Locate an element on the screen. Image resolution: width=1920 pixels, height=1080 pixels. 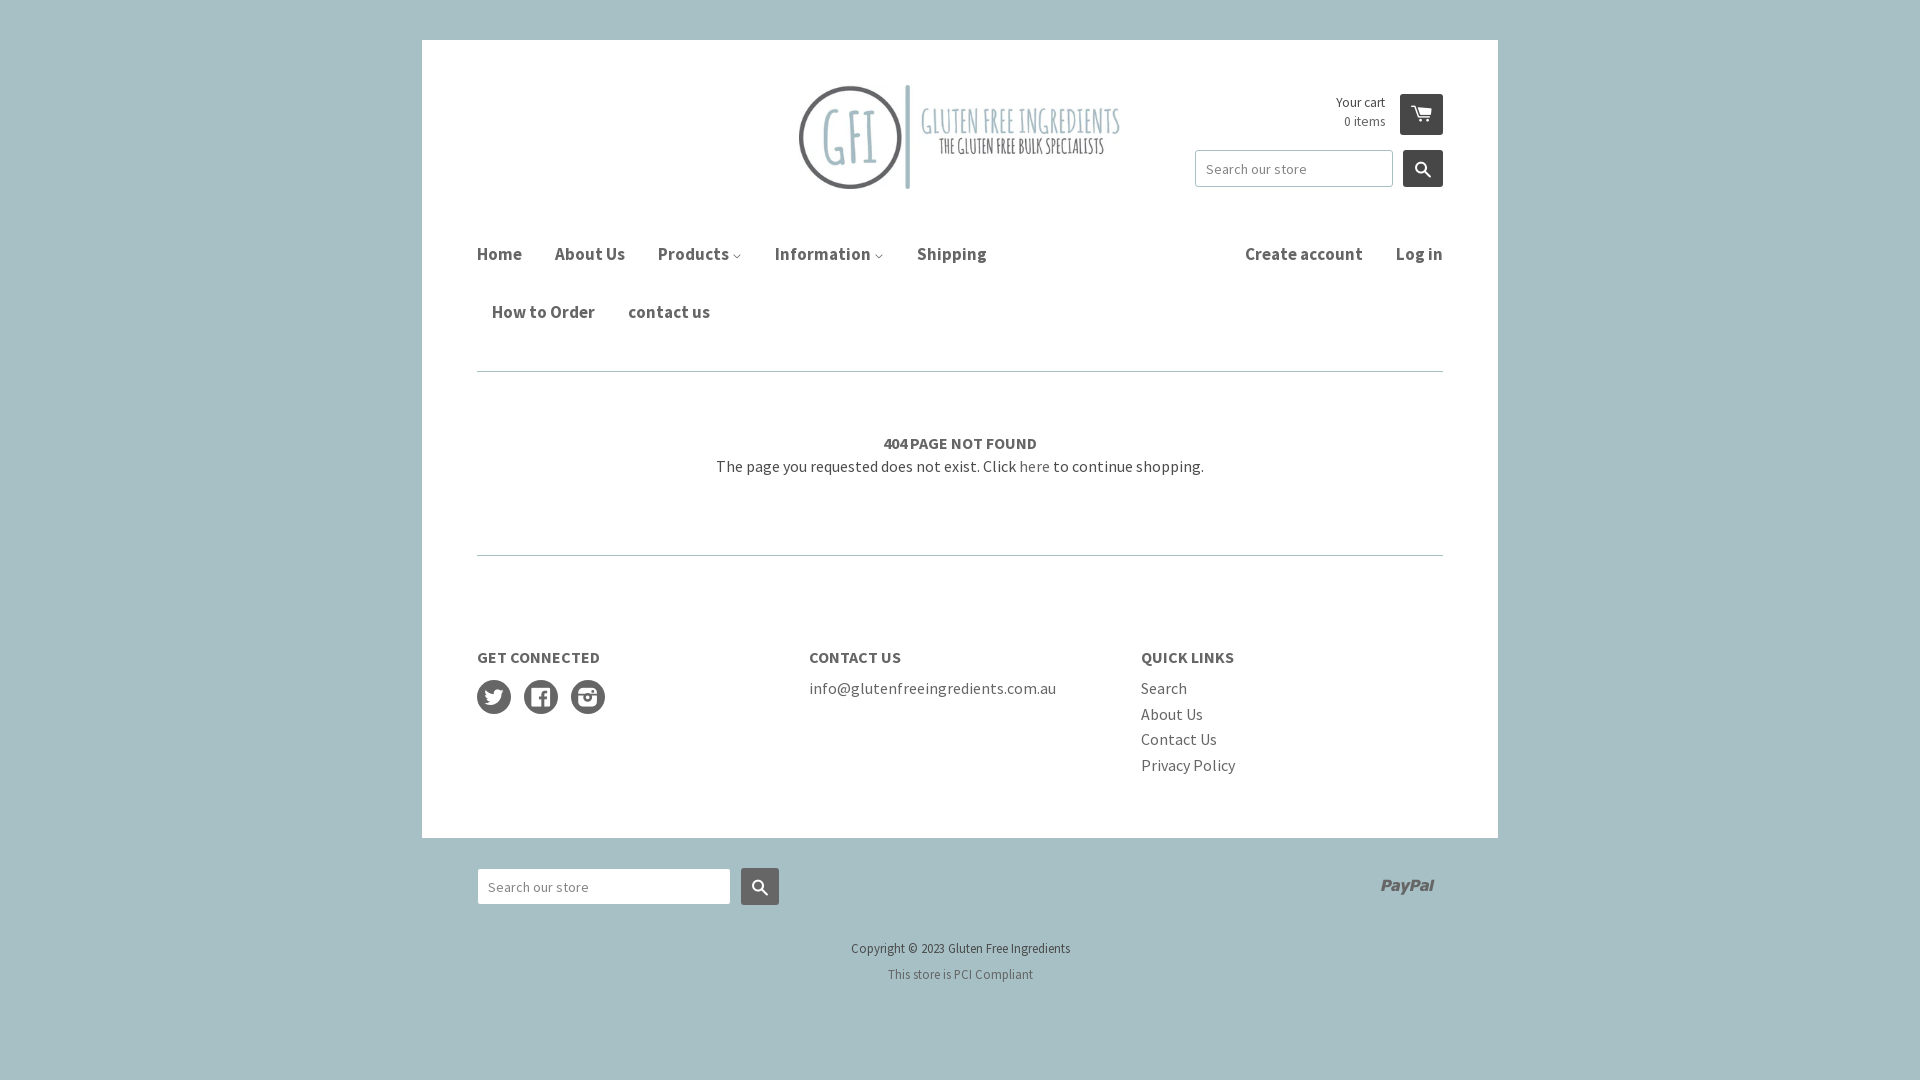
'Shipping' is located at coordinates (950, 253).